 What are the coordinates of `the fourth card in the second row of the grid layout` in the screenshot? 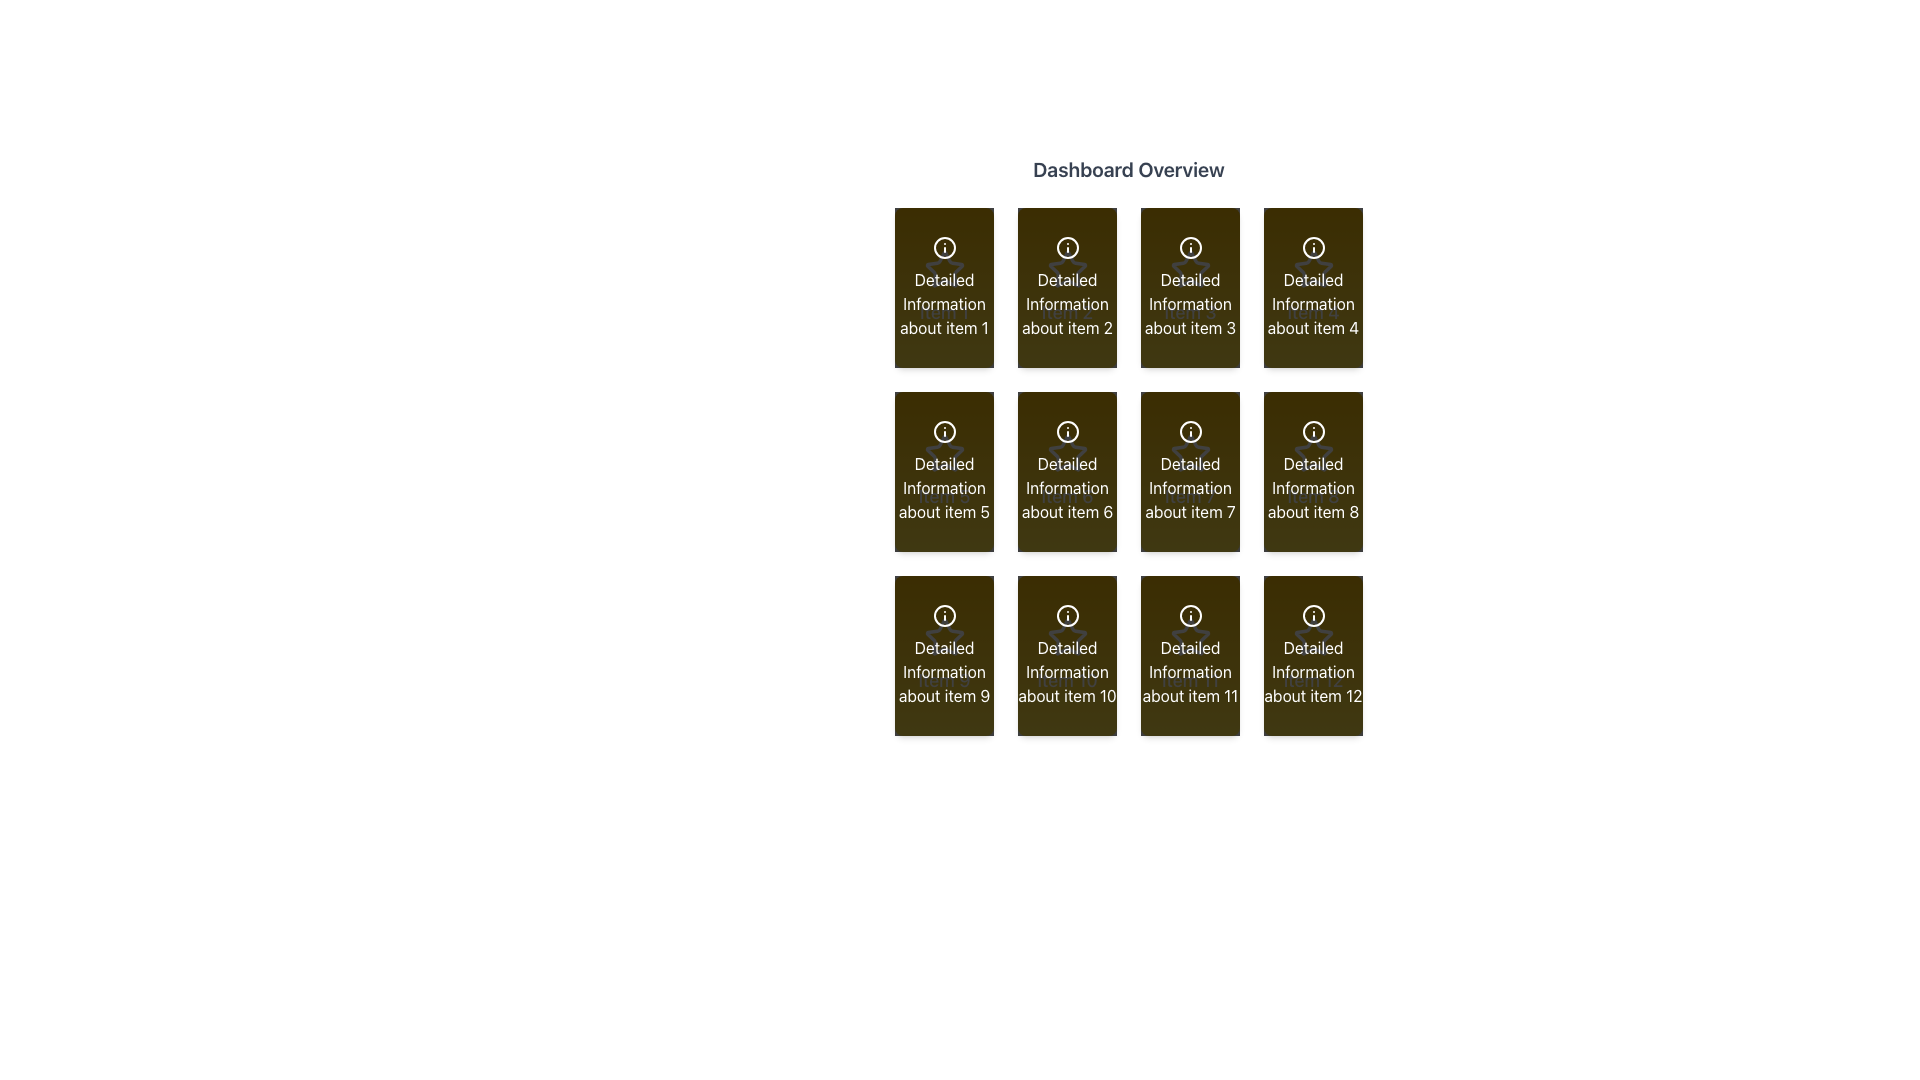 It's located at (1313, 471).